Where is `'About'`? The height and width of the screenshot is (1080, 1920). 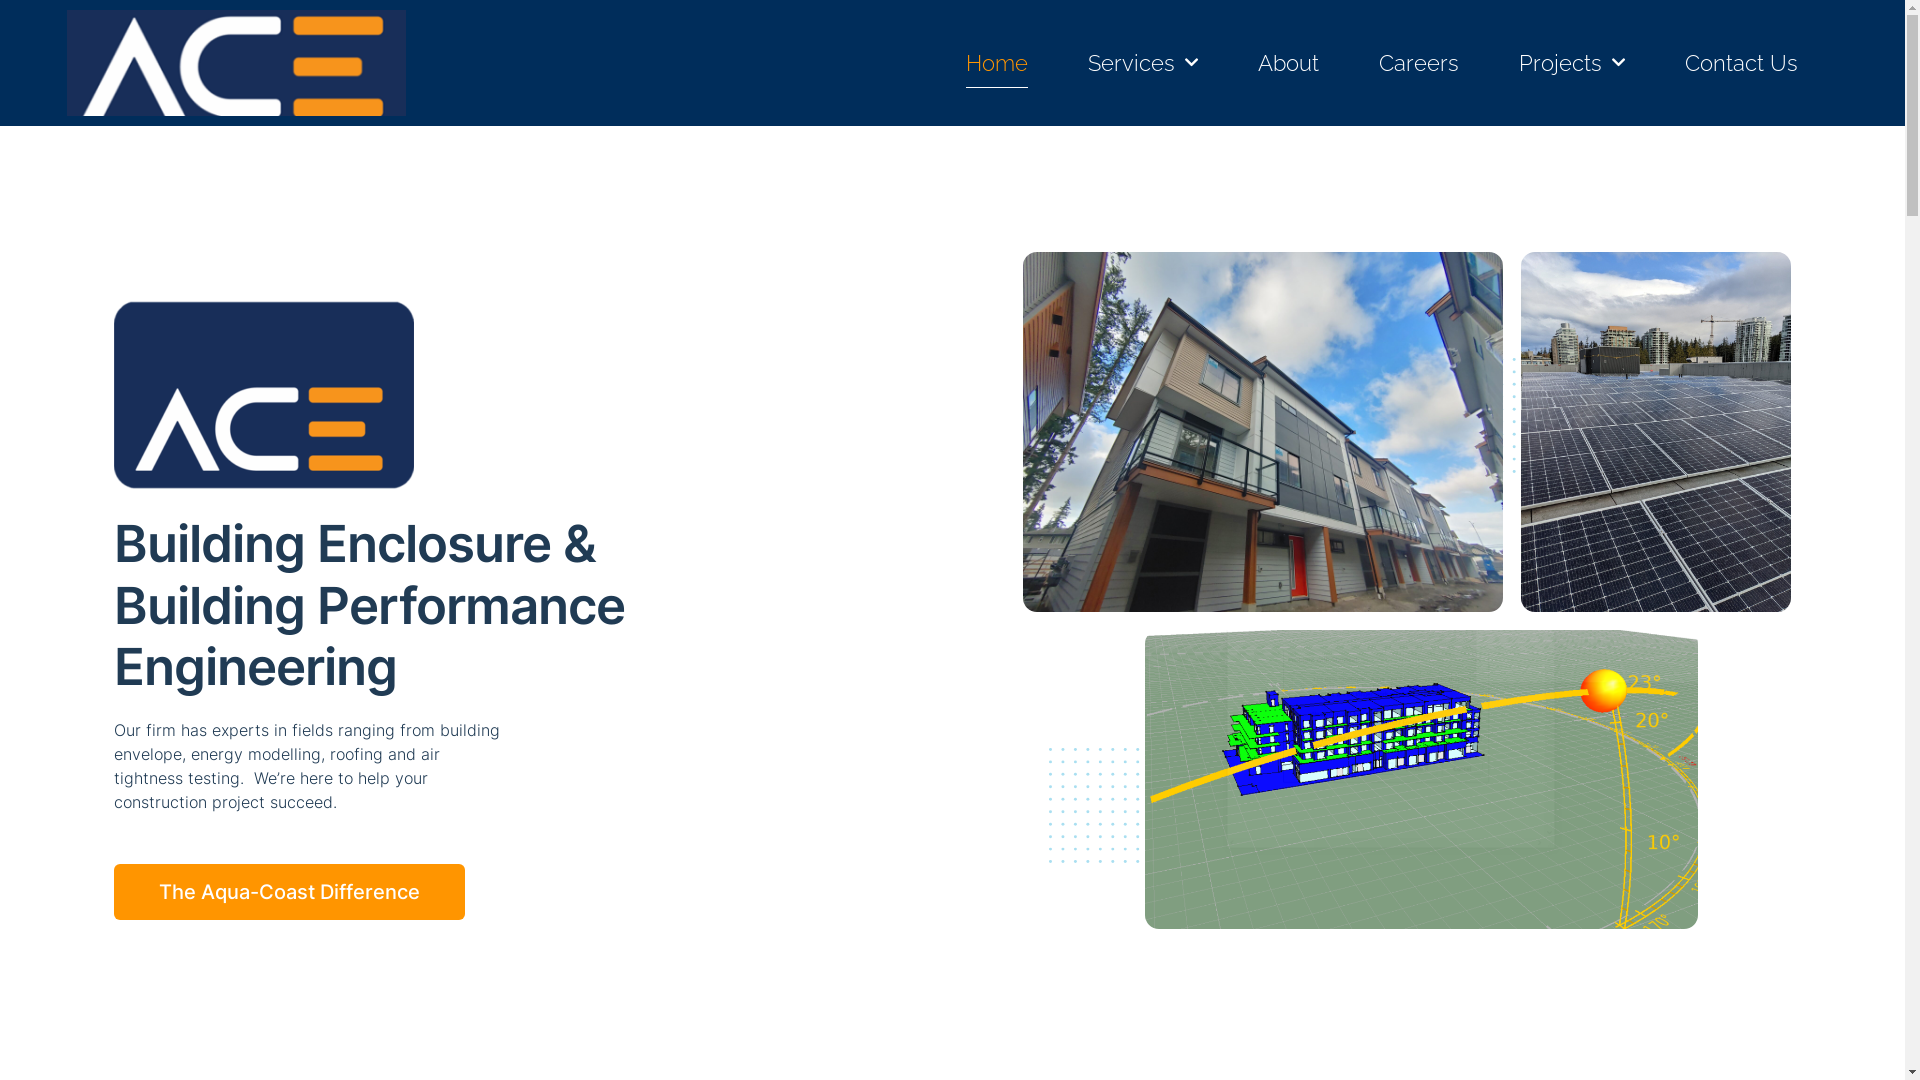 'About' is located at coordinates (1288, 61).